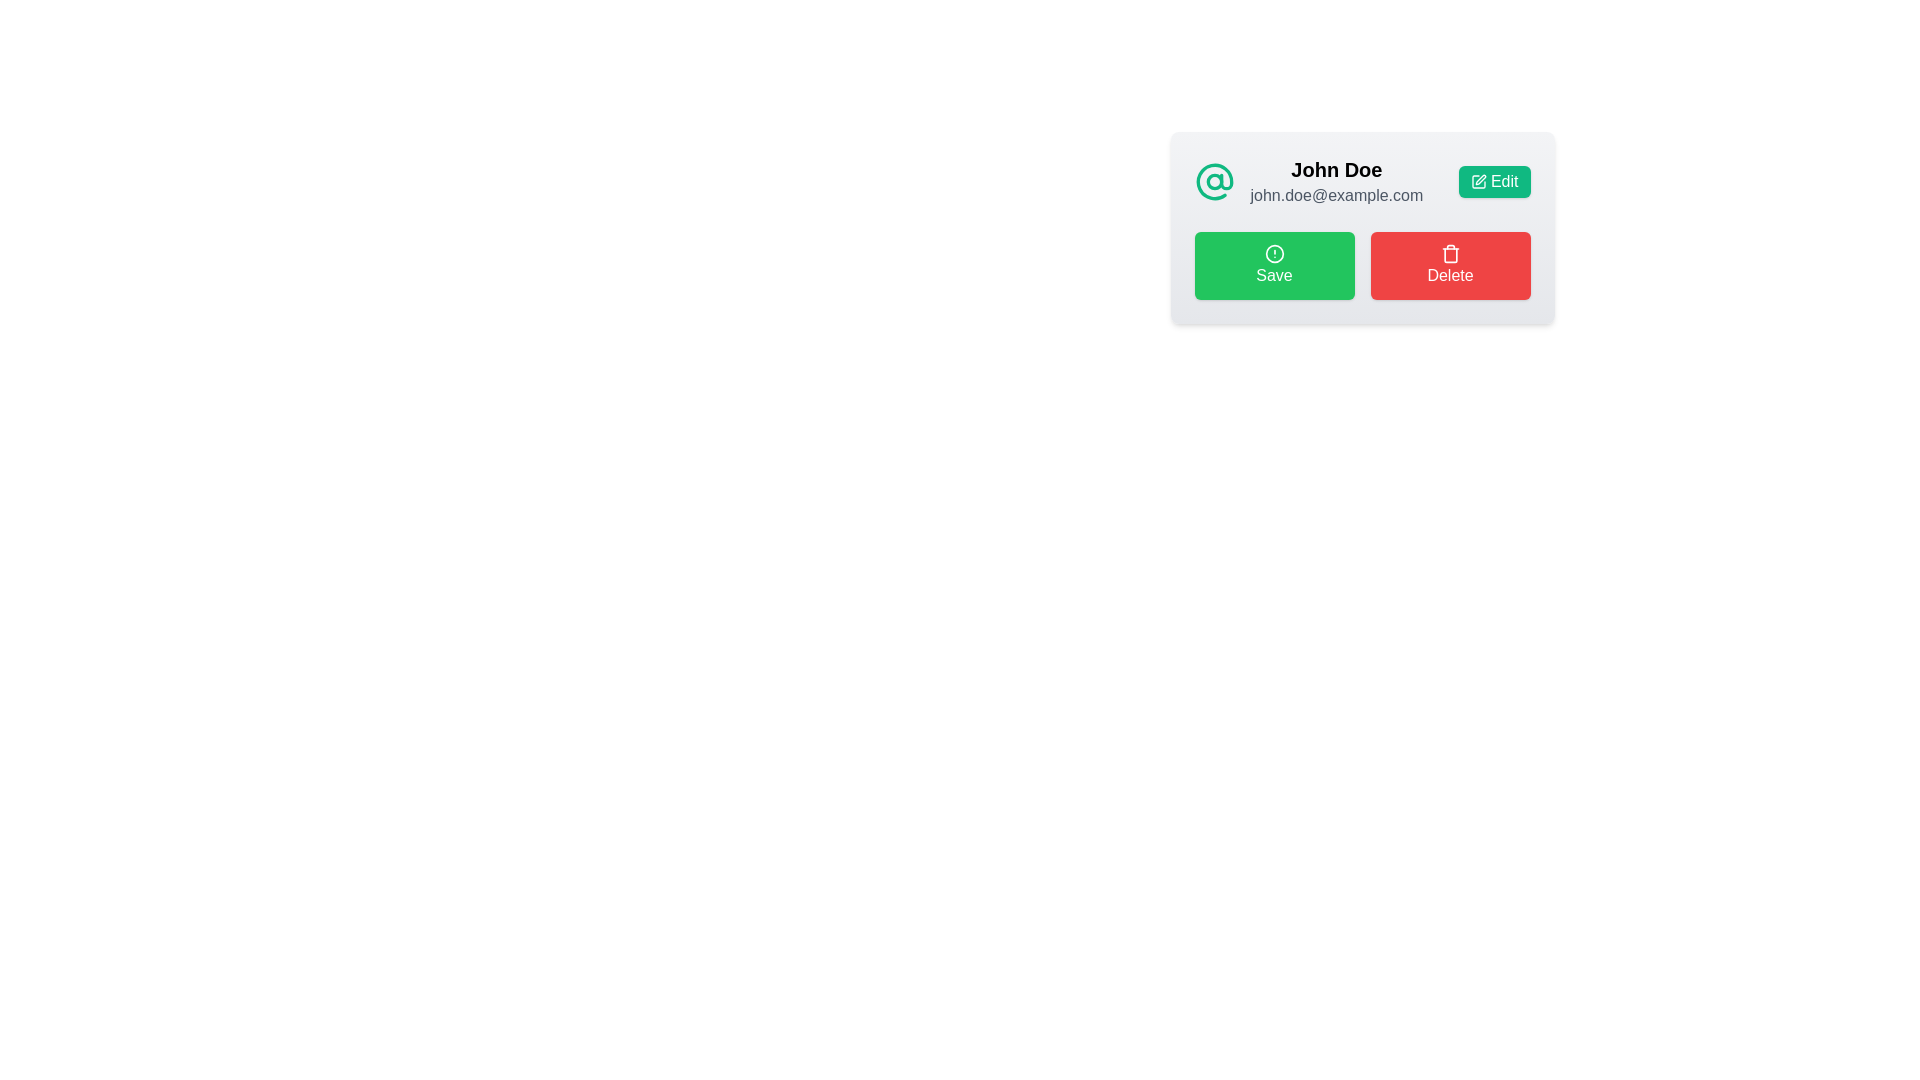  What do you see at coordinates (1336, 196) in the screenshot?
I see `the text label element displaying the email address 'john.doe@example.com', which is styled in gray and positioned below 'John Doe'` at bounding box center [1336, 196].